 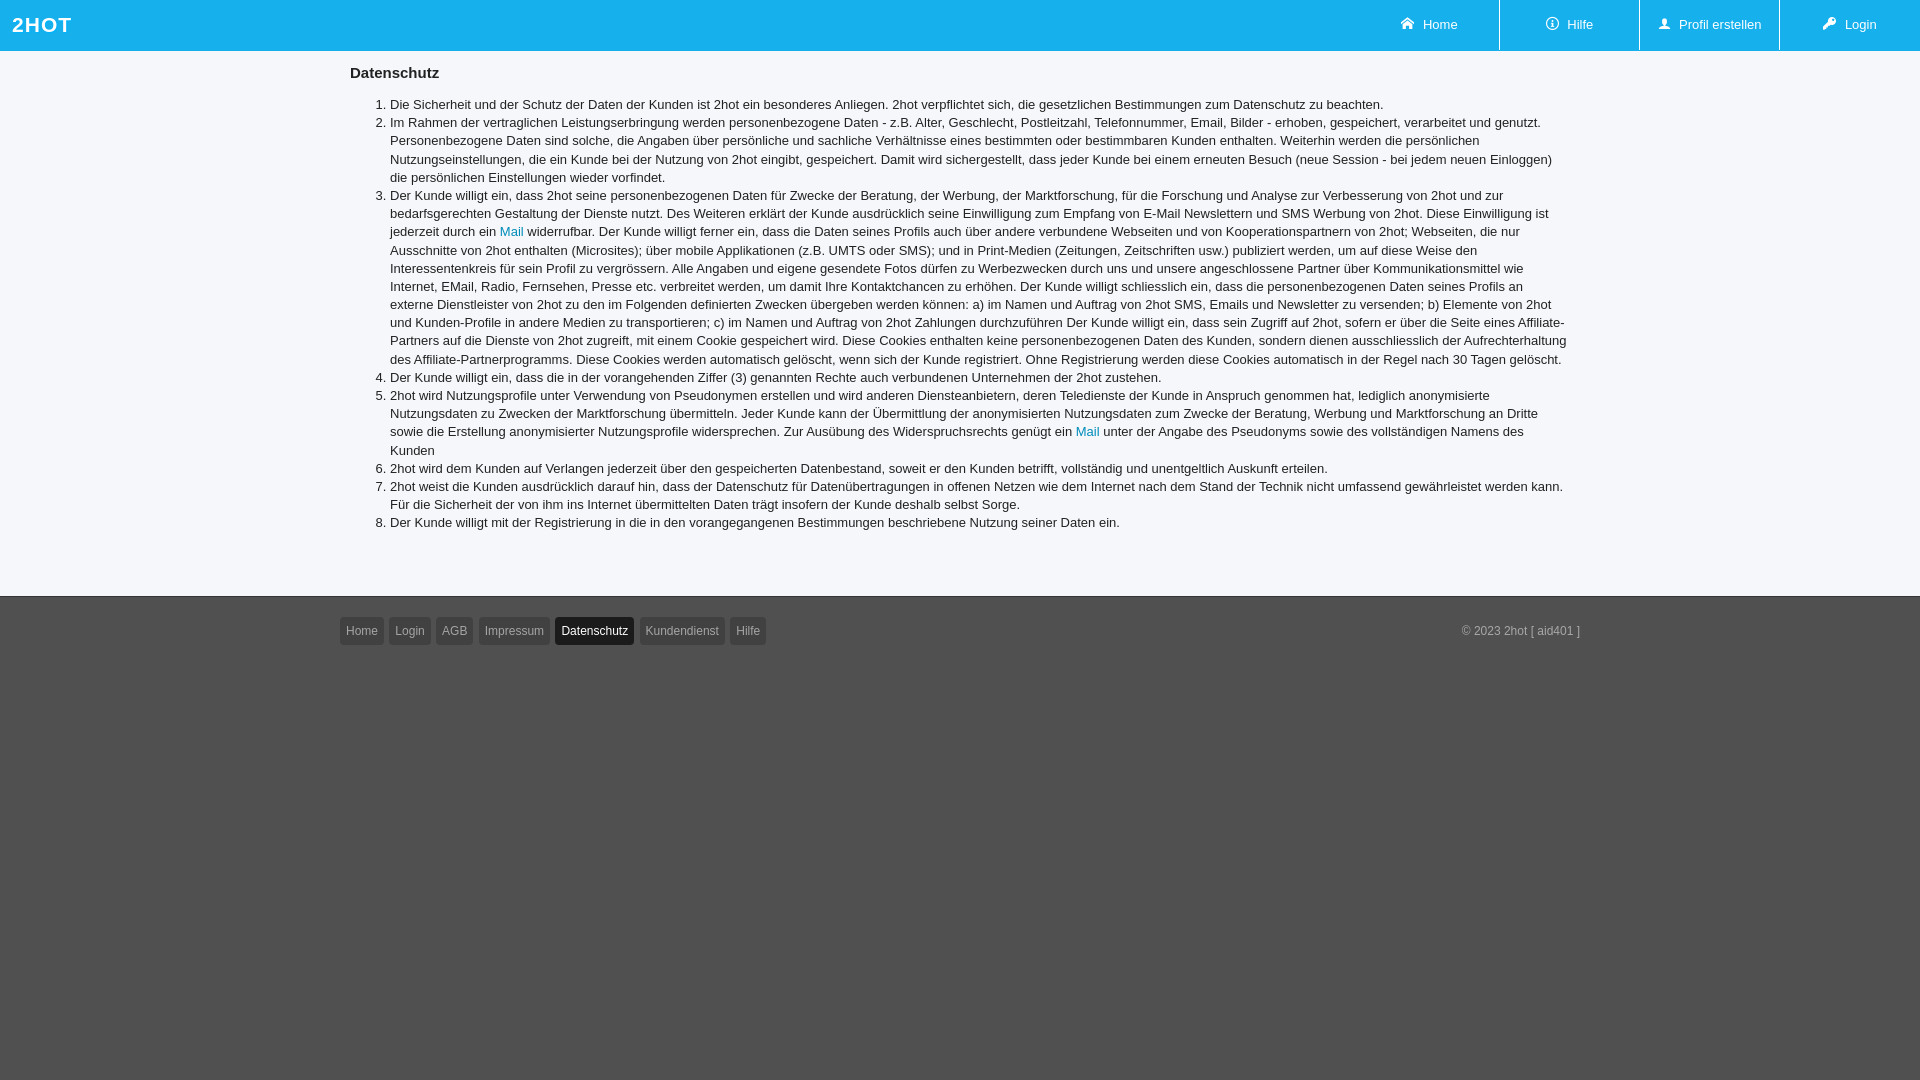 What do you see at coordinates (747, 630) in the screenshot?
I see `'Hilfe'` at bounding box center [747, 630].